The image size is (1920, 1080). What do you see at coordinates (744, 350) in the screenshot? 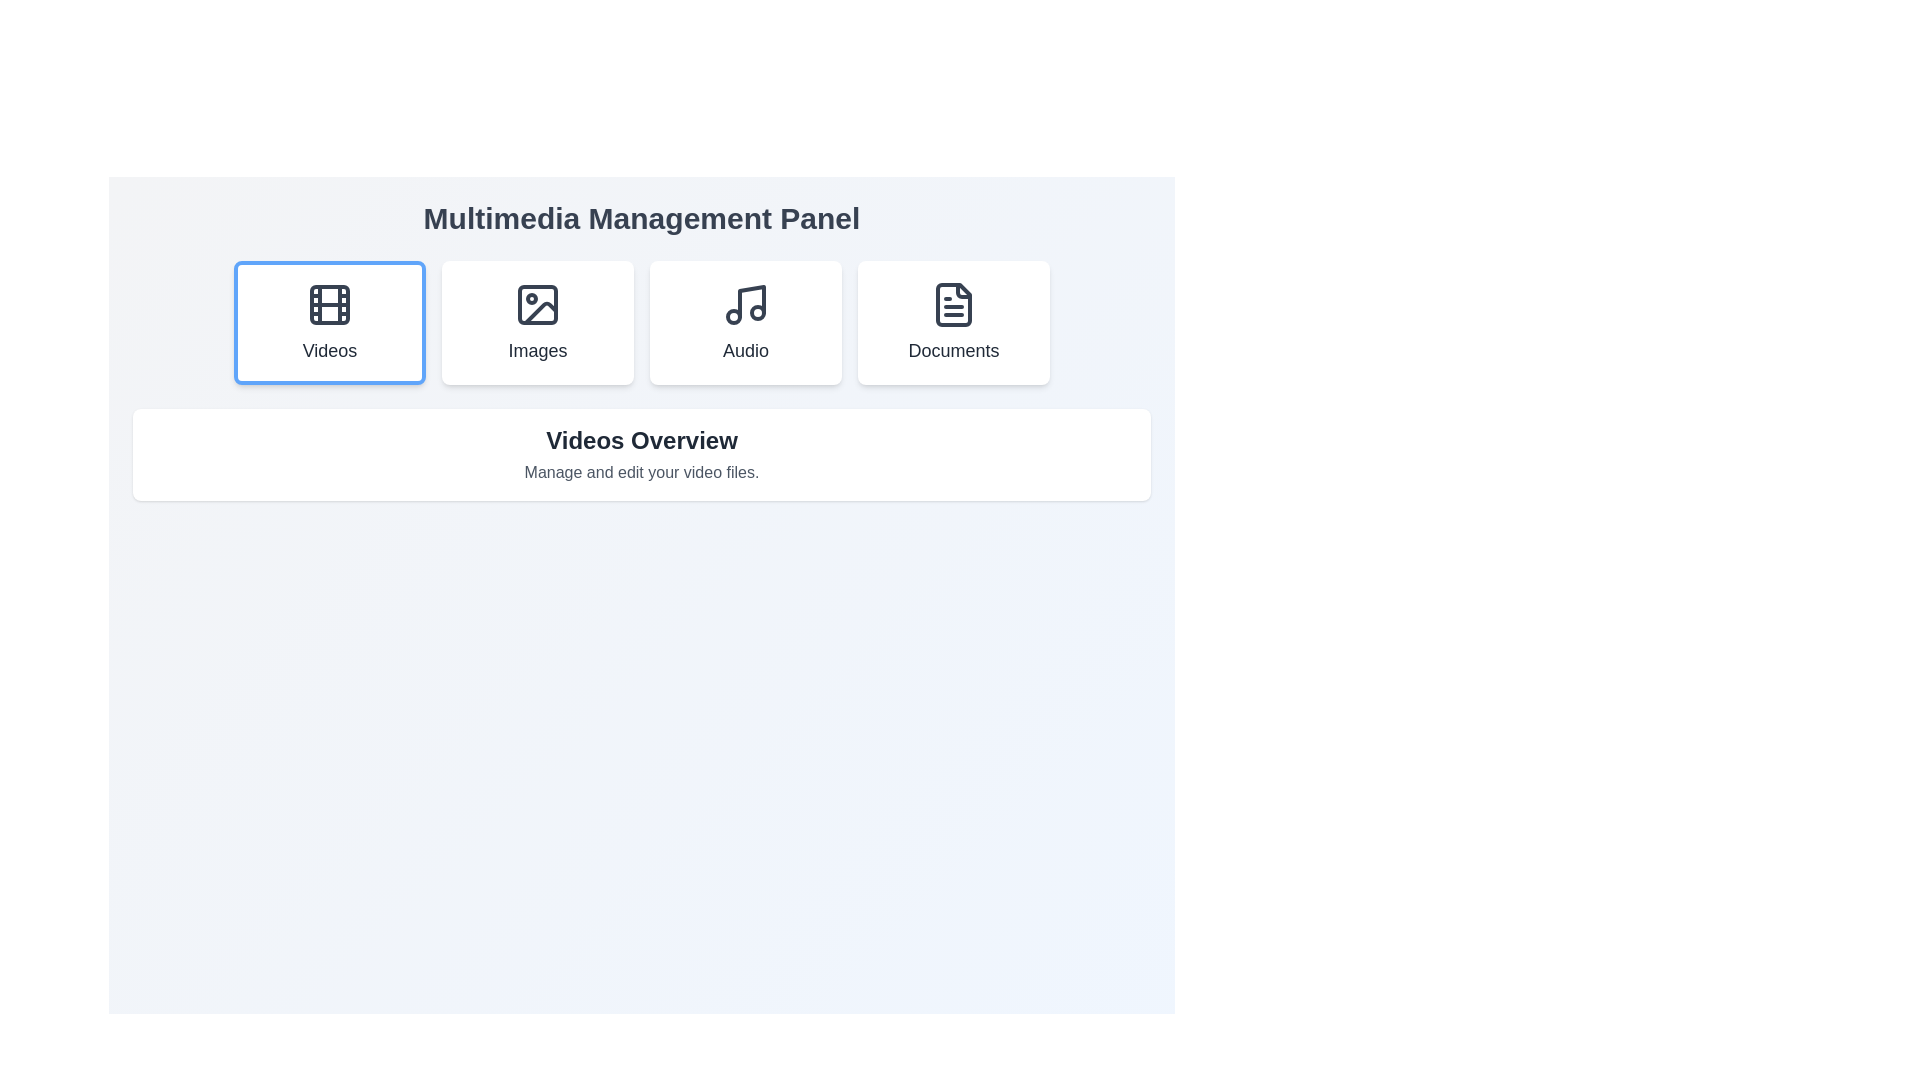
I see `text label indicating the purpose or category of the audio content located at the bottom center of the third card in a horizontal row of four cards` at bounding box center [744, 350].